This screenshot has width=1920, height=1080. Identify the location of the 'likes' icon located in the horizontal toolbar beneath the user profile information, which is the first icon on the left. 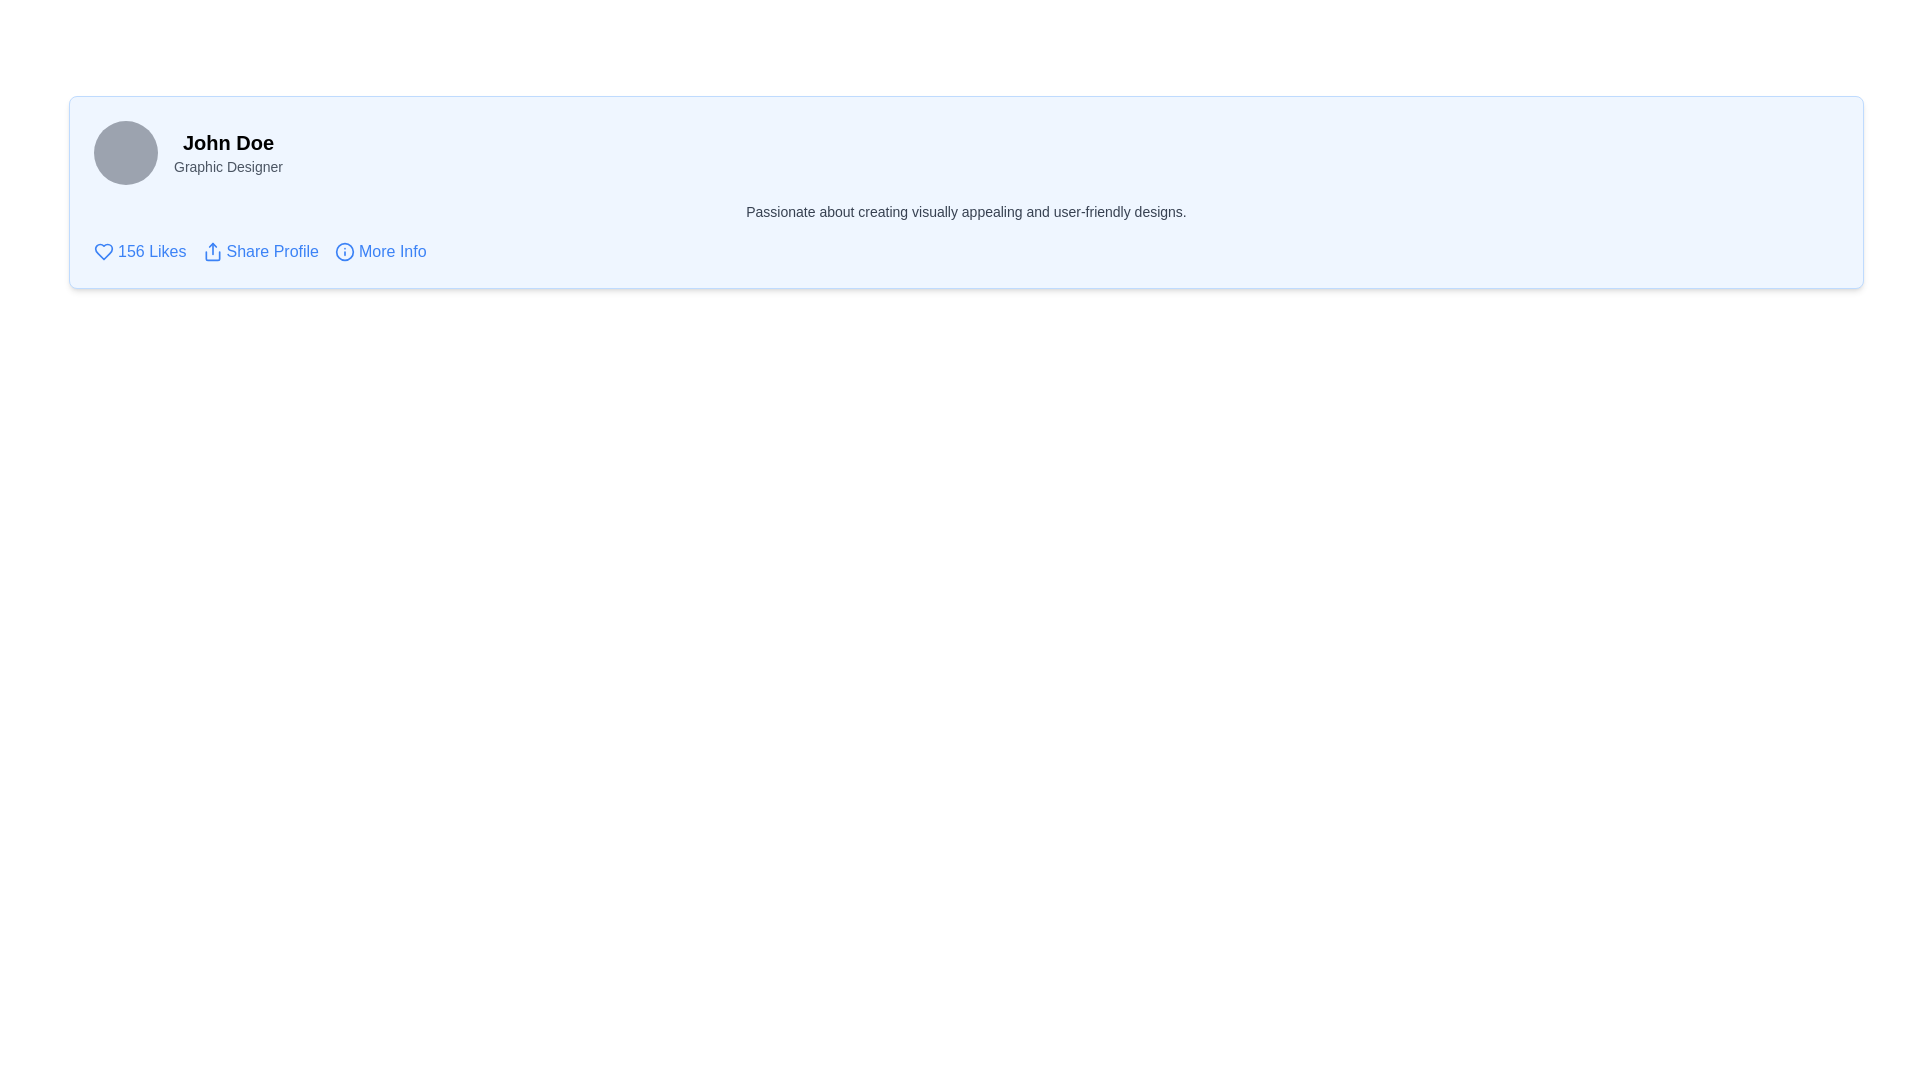
(103, 249).